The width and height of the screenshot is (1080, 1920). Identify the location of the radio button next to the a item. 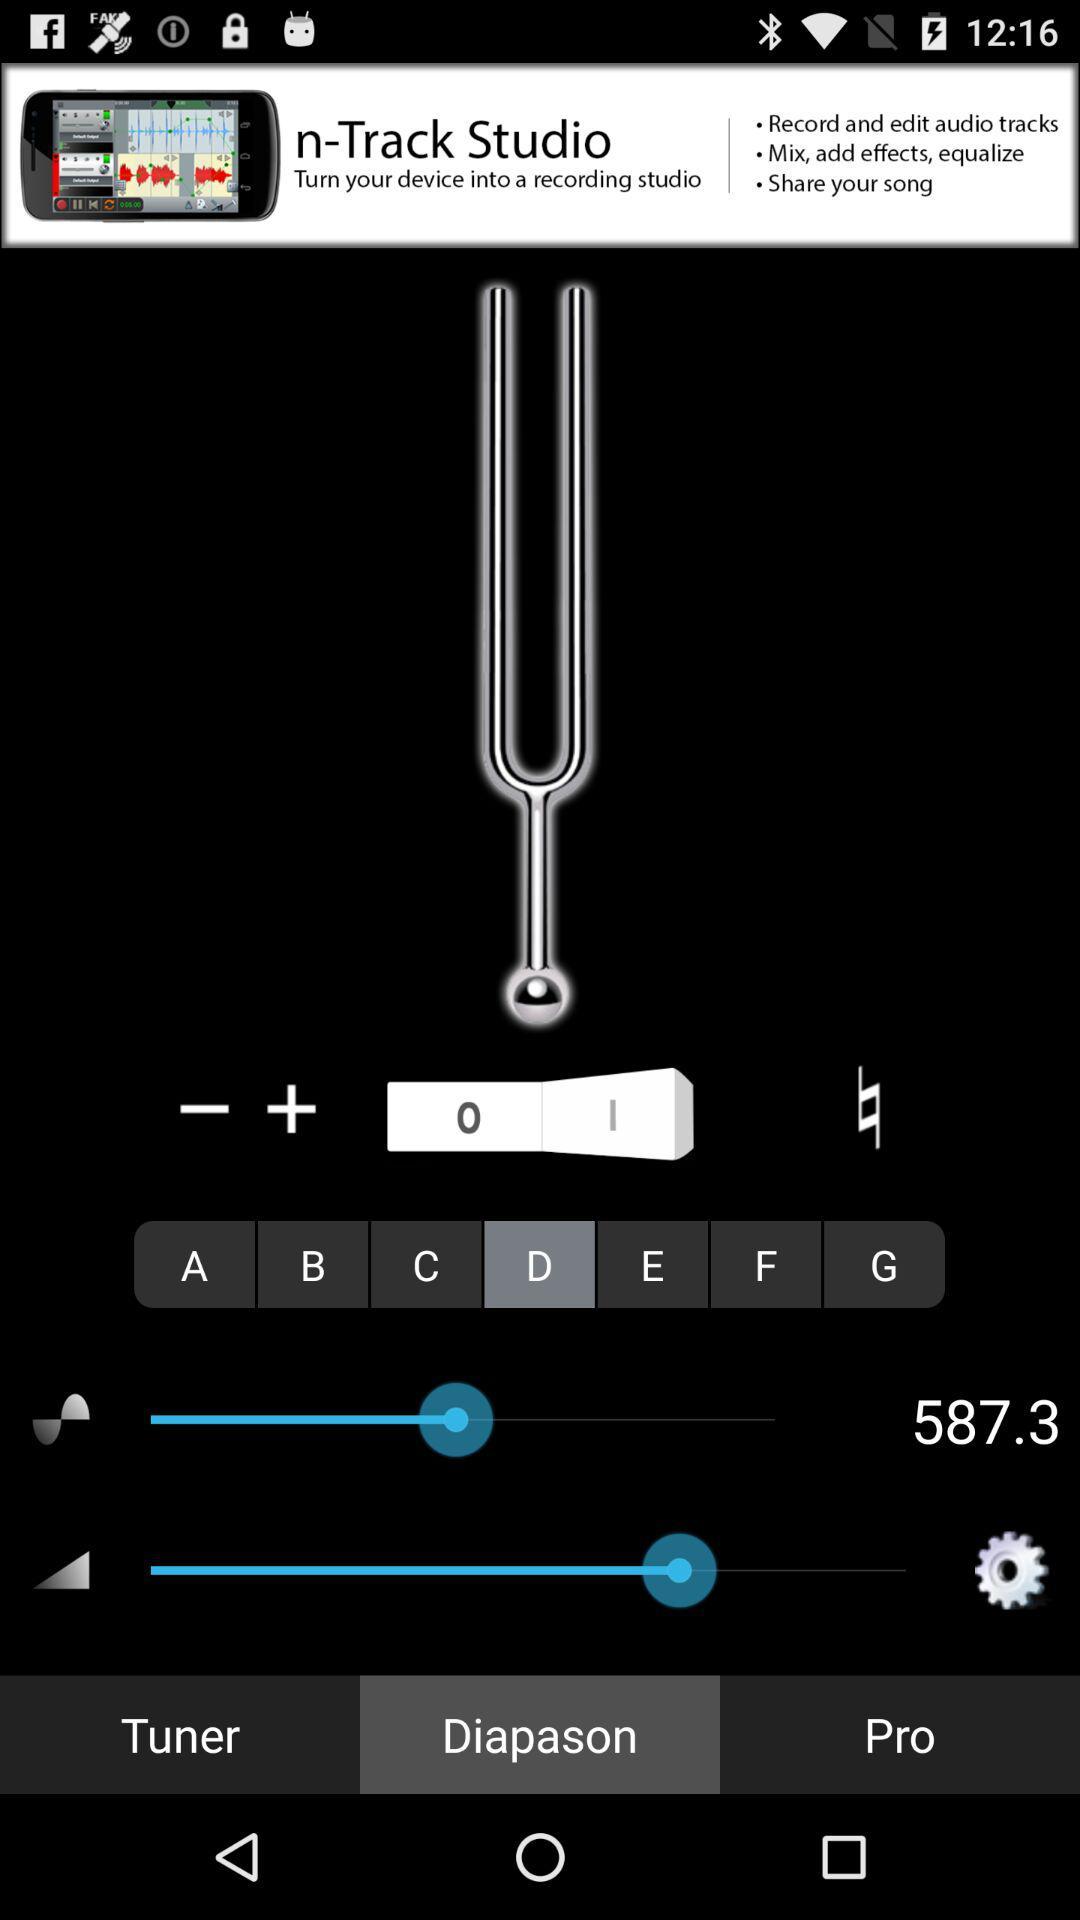
(313, 1263).